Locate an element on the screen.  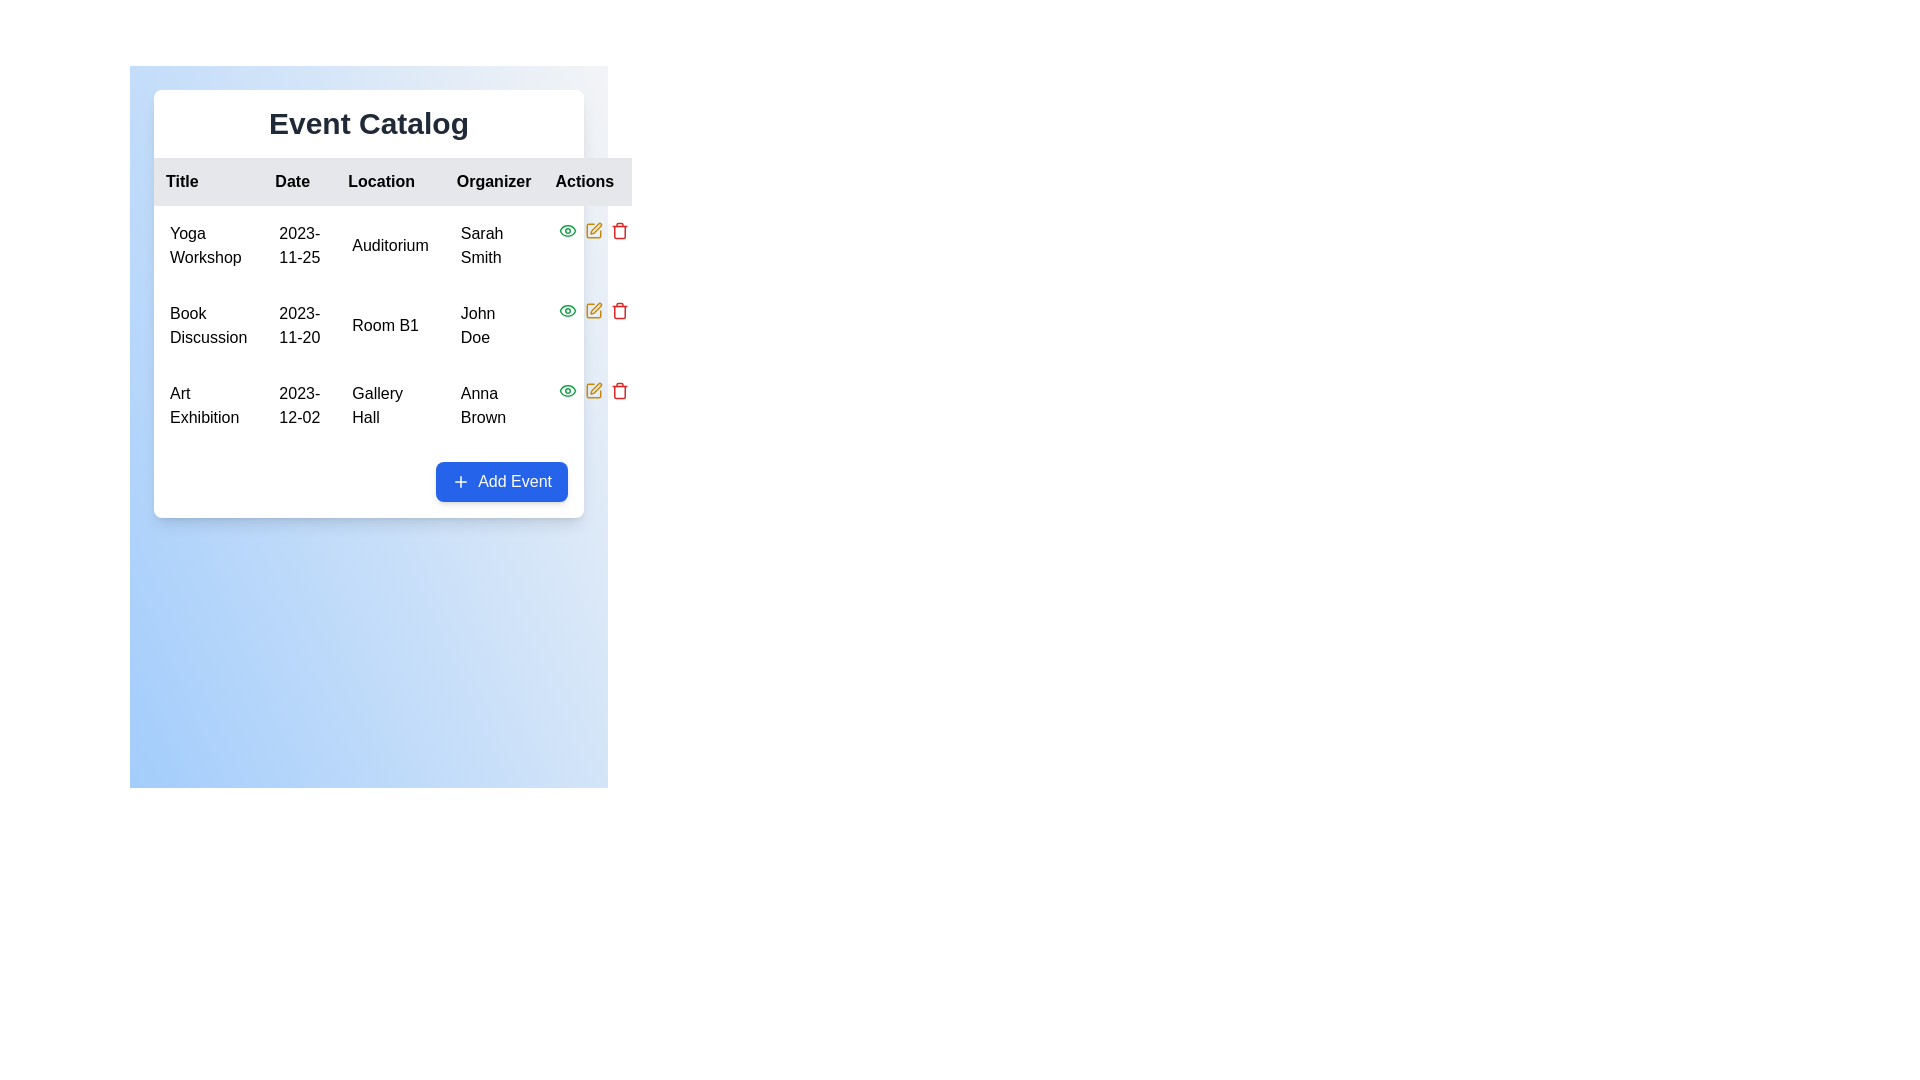
the editing icon represented by a pencil over a square, located in the 'Actions' column of the second row corresponding to the 'Book Discussion' event is located at coordinates (593, 230).